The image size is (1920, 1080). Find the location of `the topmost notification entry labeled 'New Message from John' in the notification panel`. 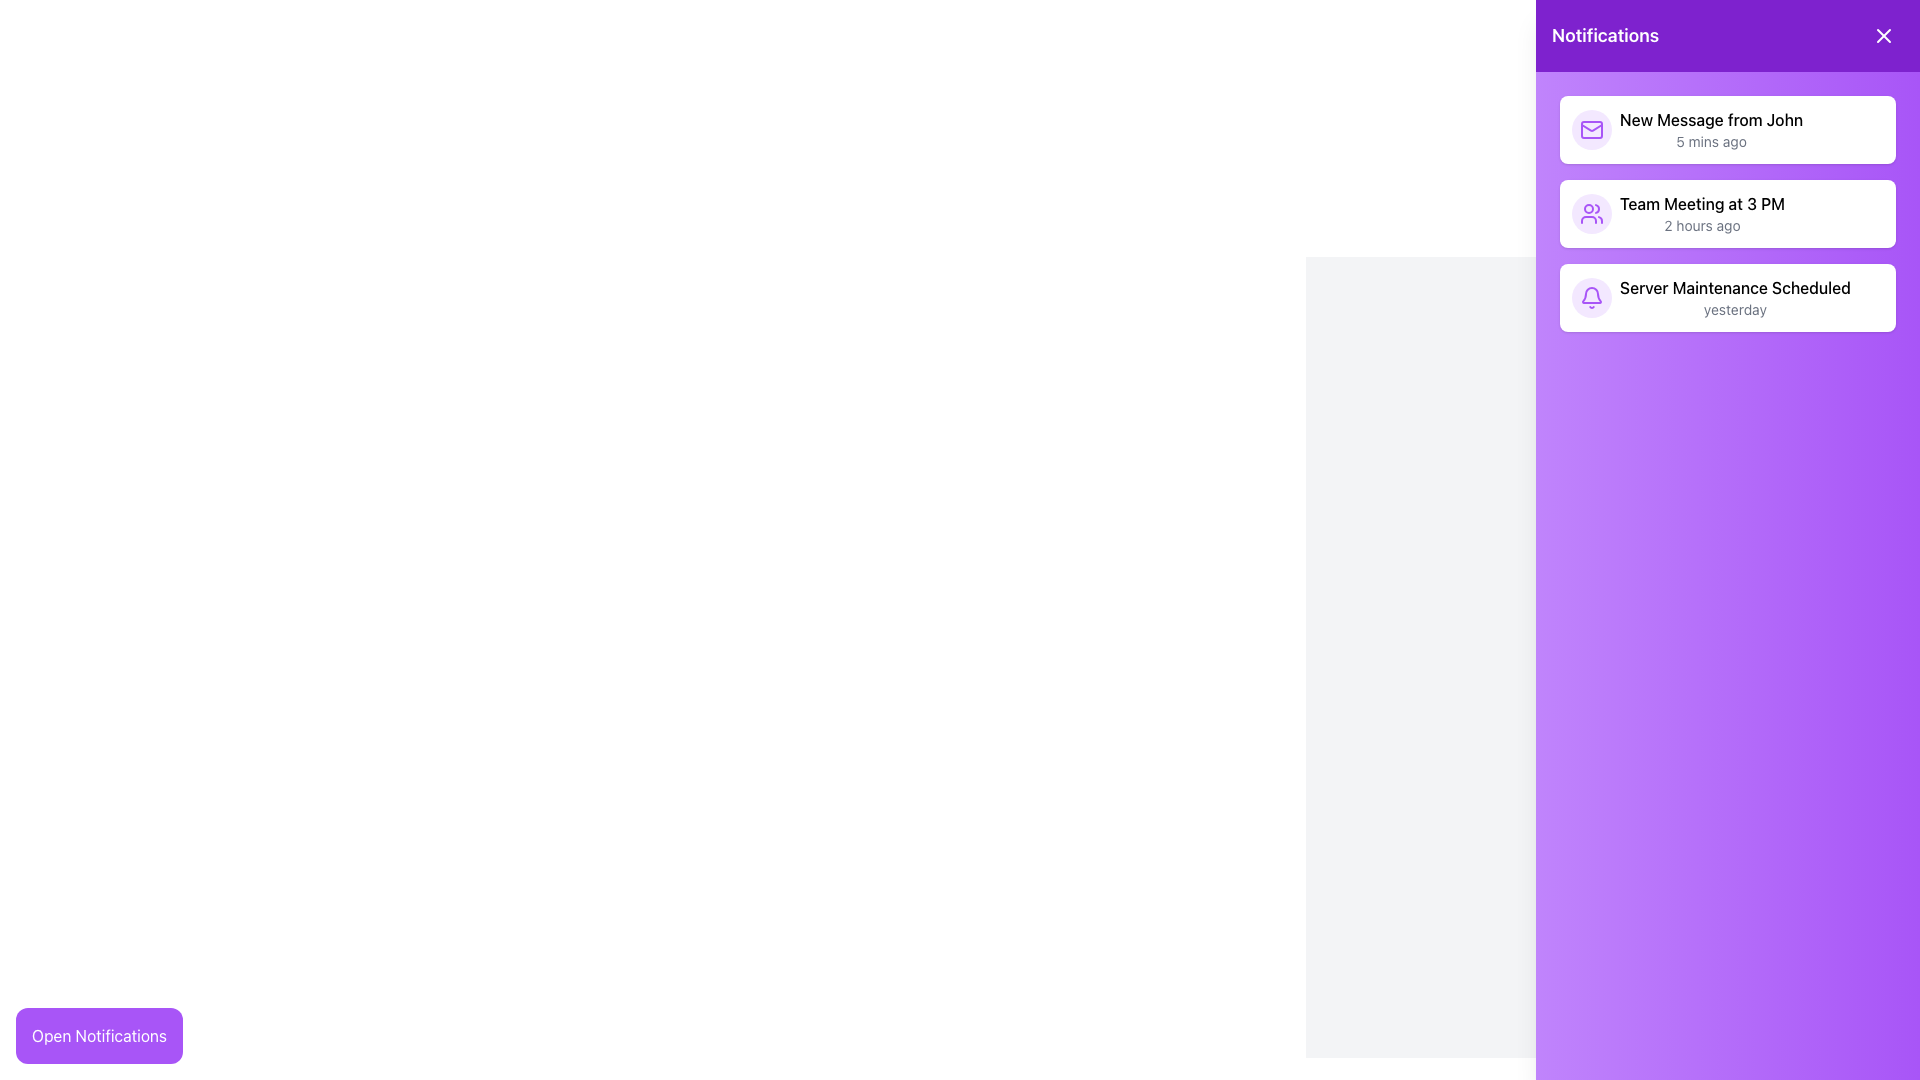

the topmost notification entry labeled 'New Message from John' in the notification panel is located at coordinates (1686, 130).